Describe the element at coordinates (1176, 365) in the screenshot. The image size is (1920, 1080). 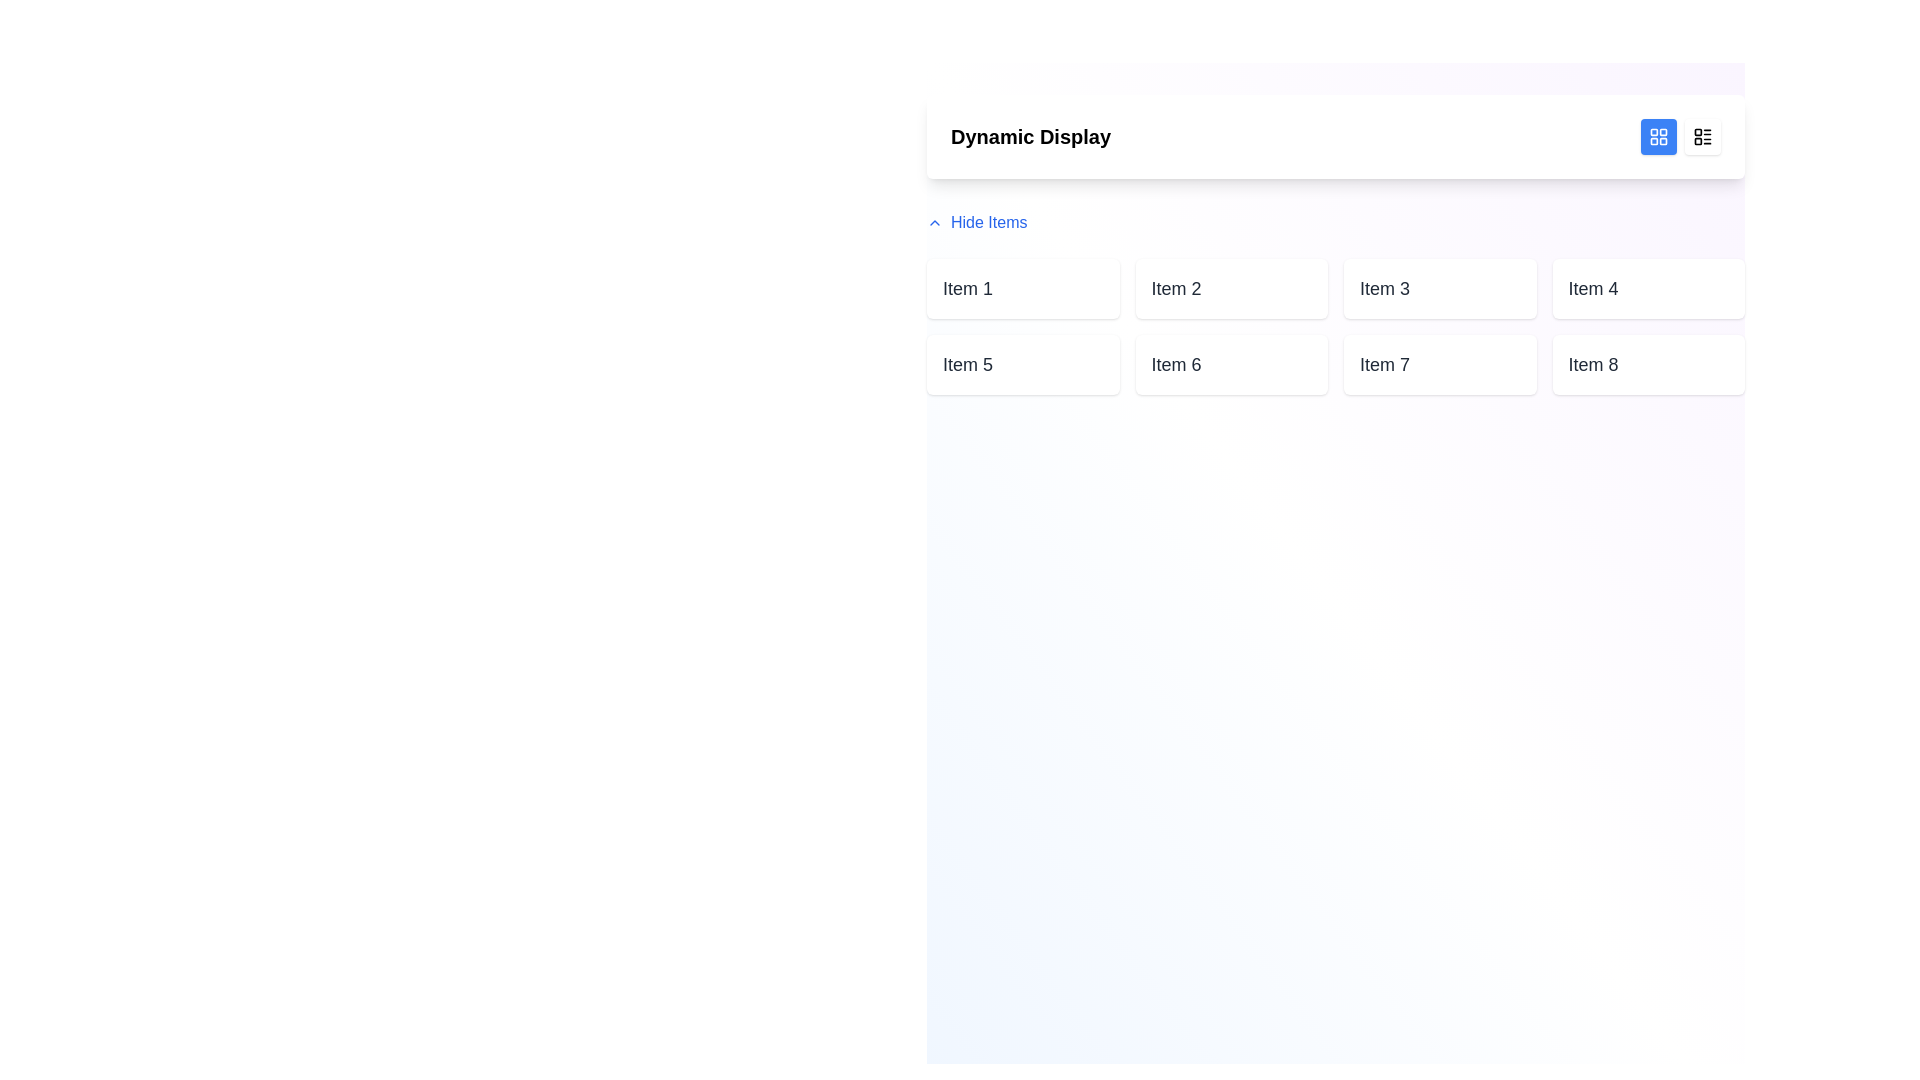
I see `the Text label displaying 'Item 6', which is centrally located within the second card of the second row in the grid layout` at that location.